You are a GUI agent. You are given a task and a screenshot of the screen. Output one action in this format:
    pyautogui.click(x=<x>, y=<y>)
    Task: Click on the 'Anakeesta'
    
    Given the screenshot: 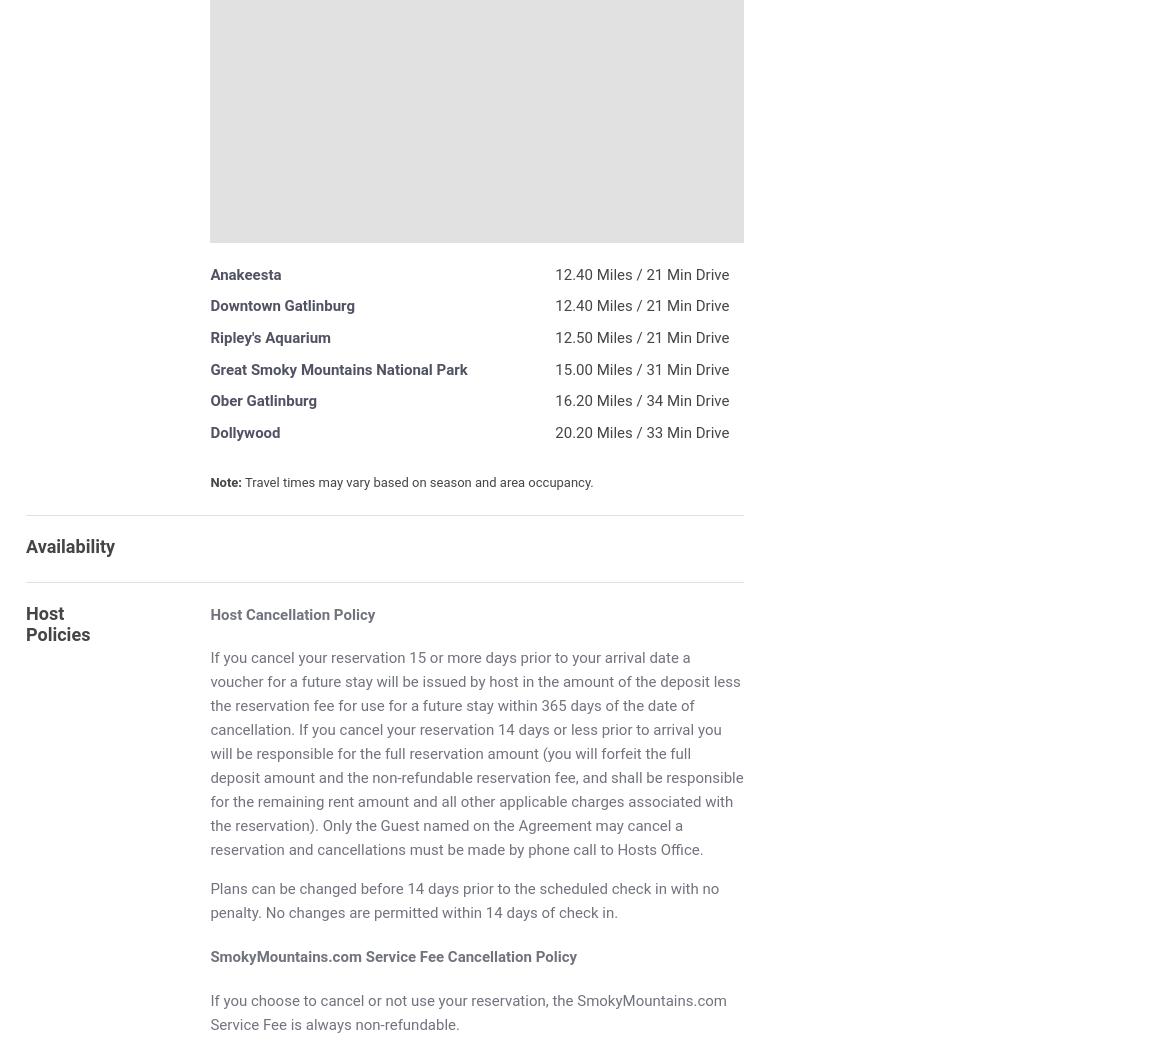 What is the action you would take?
    pyautogui.click(x=244, y=273)
    